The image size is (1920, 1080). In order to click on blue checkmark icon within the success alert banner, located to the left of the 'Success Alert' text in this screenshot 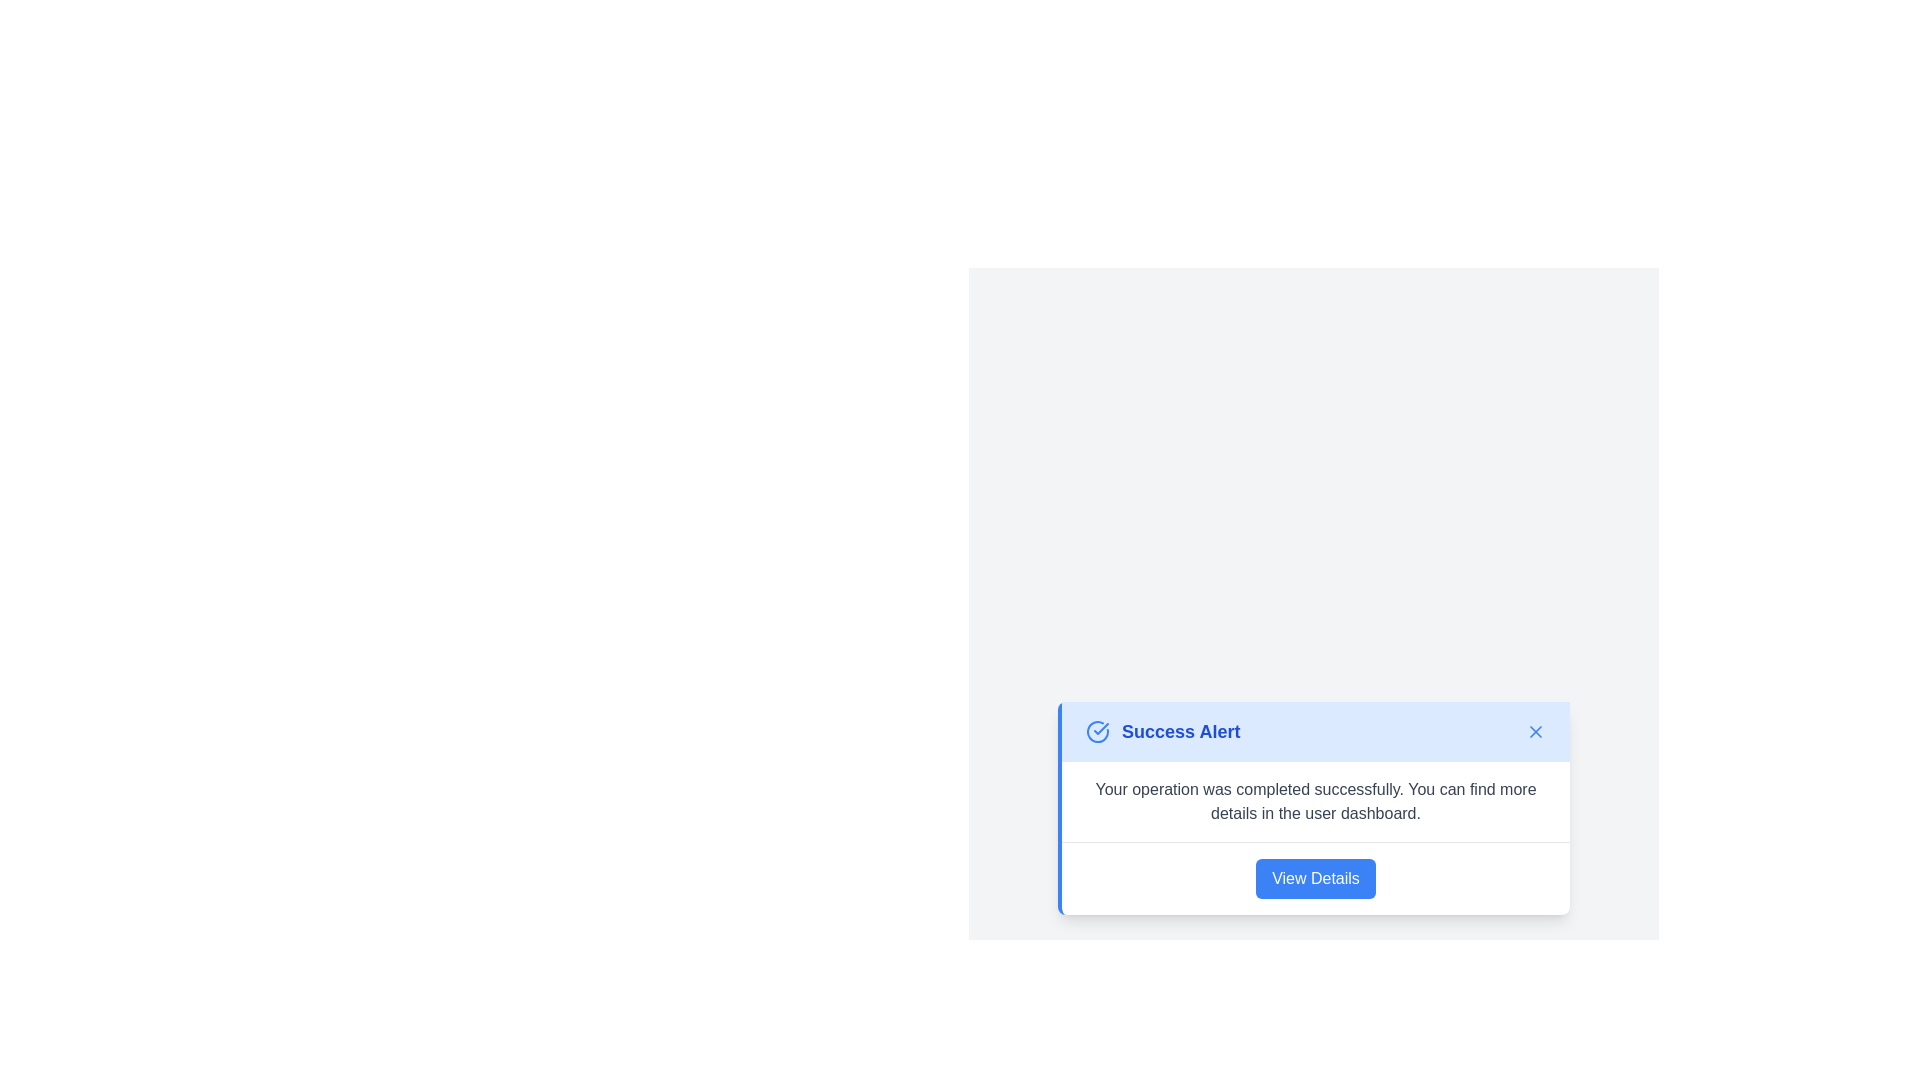, I will do `click(1097, 731)`.